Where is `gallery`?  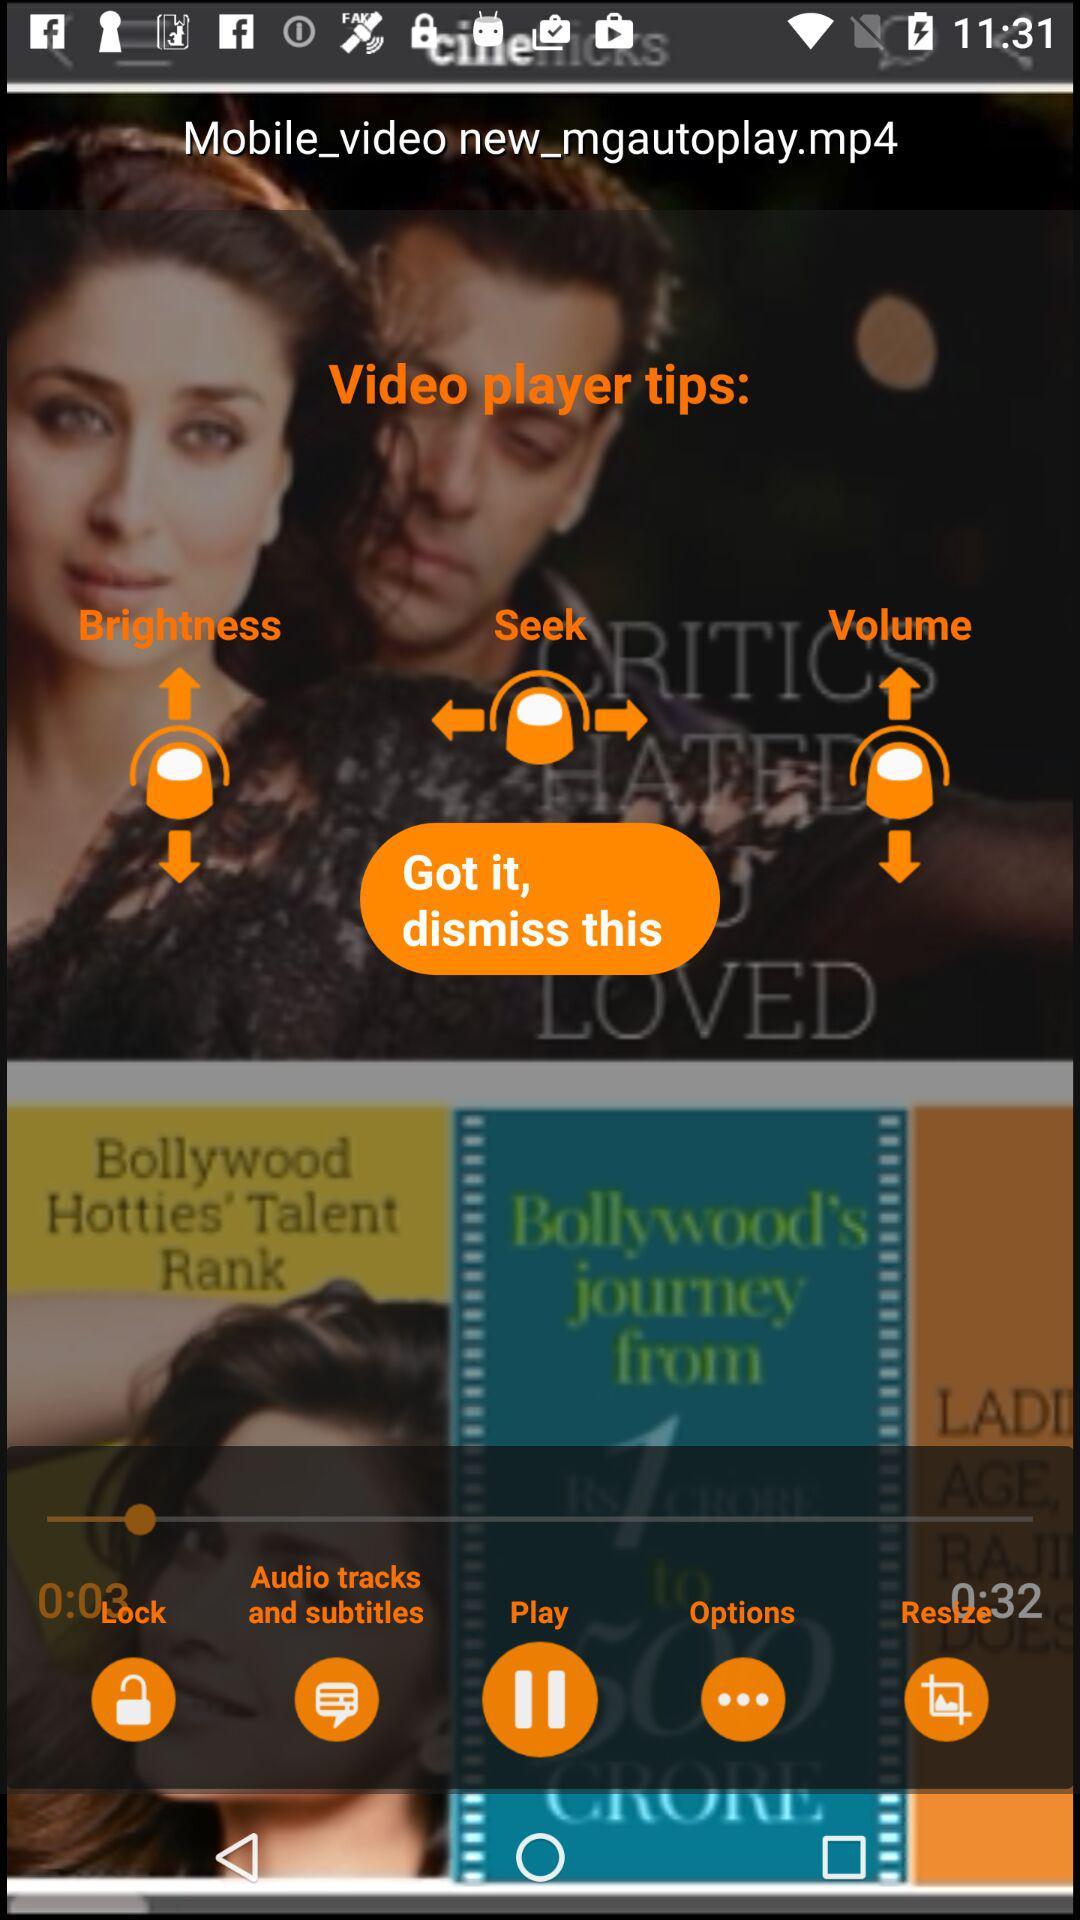
gallery is located at coordinates (945, 1698).